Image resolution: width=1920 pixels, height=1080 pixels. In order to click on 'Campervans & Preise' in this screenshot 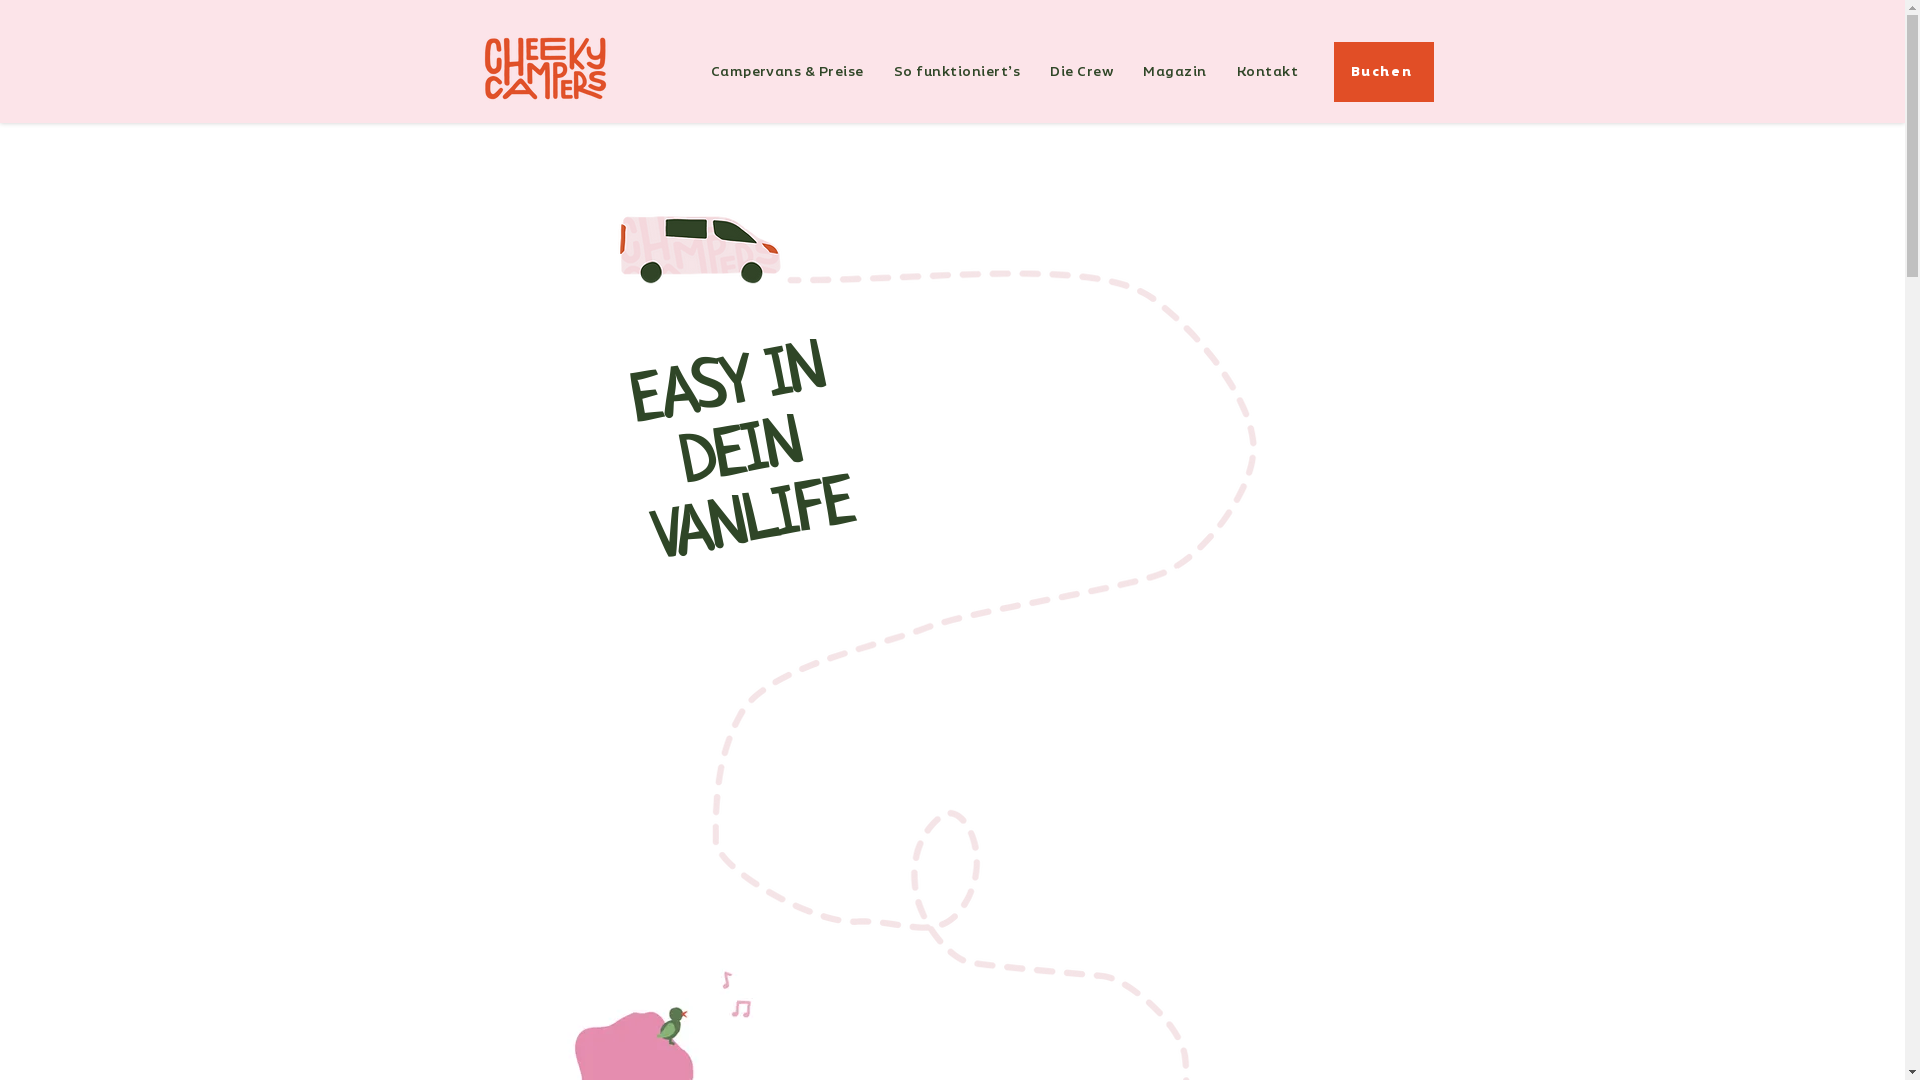, I will do `click(786, 71)`.